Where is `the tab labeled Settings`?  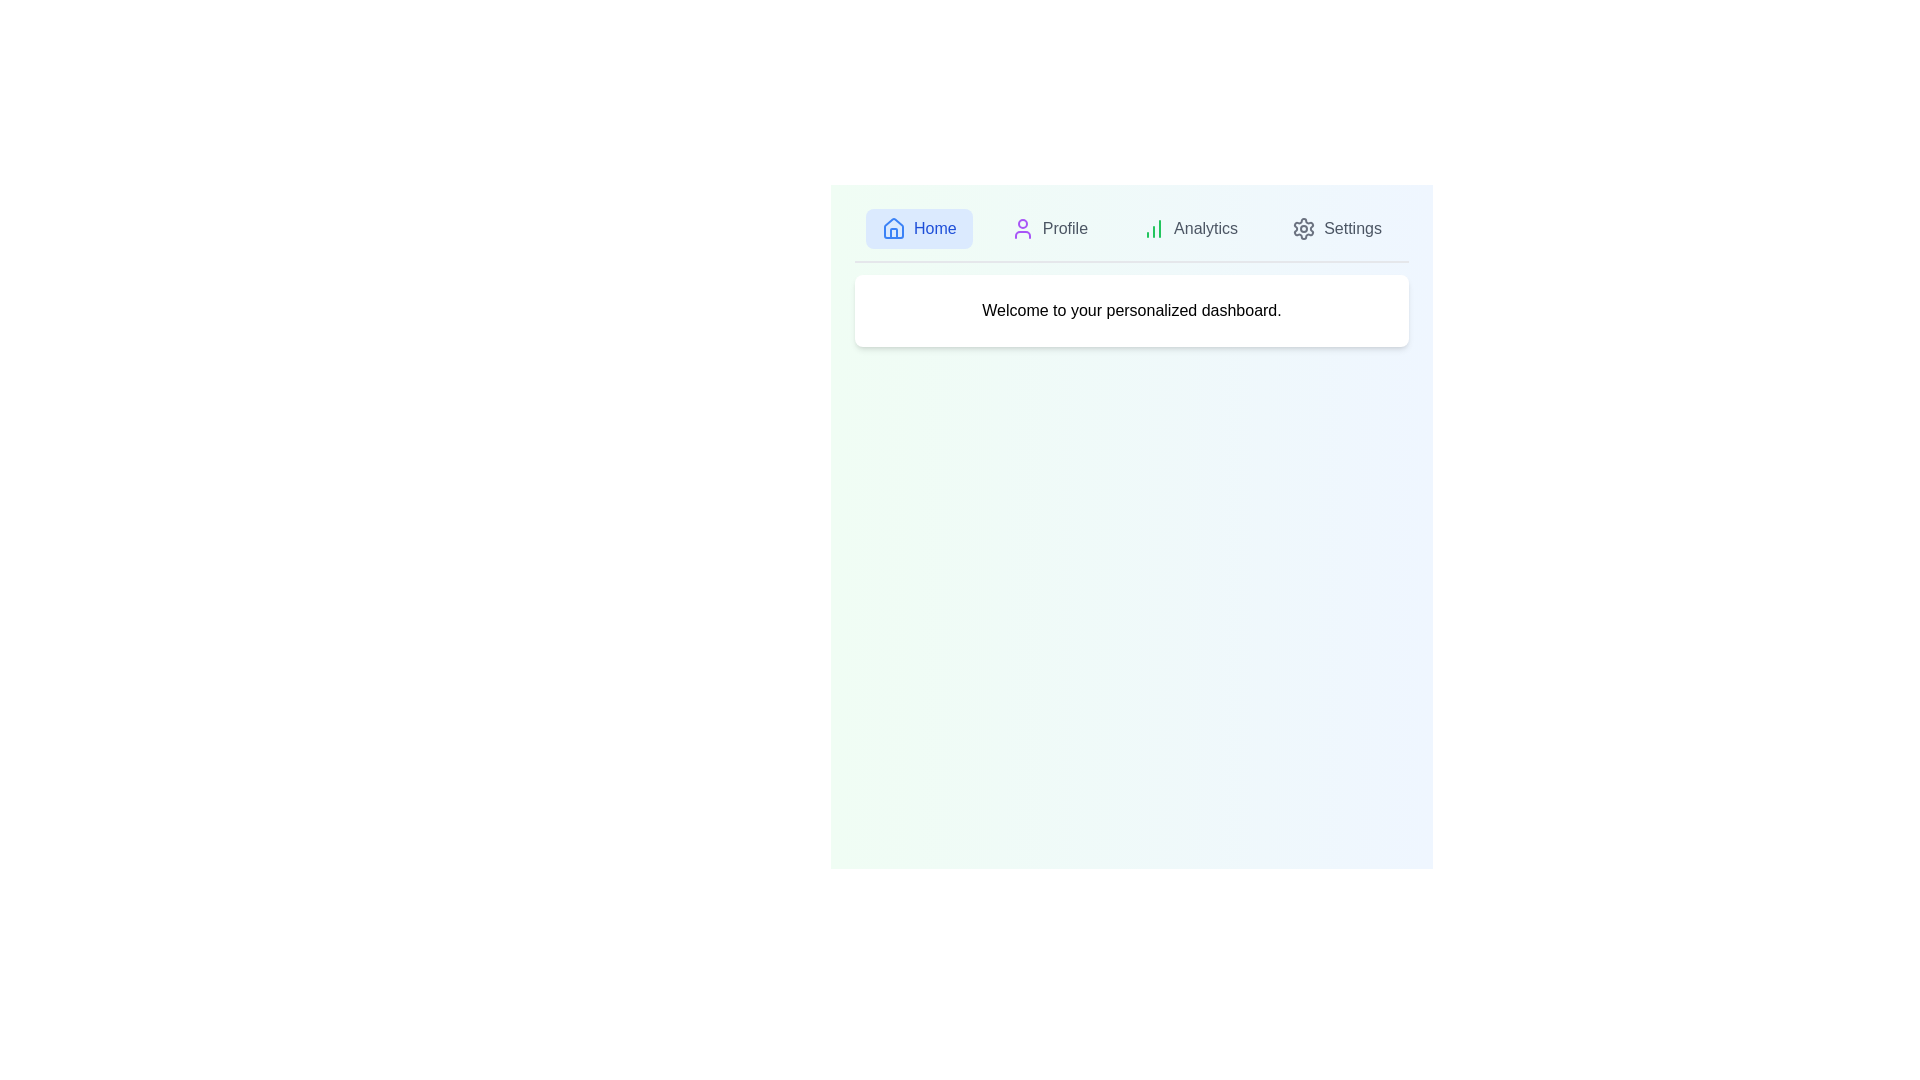 the tab labeled Settings is located at coordinates (1337, 227).